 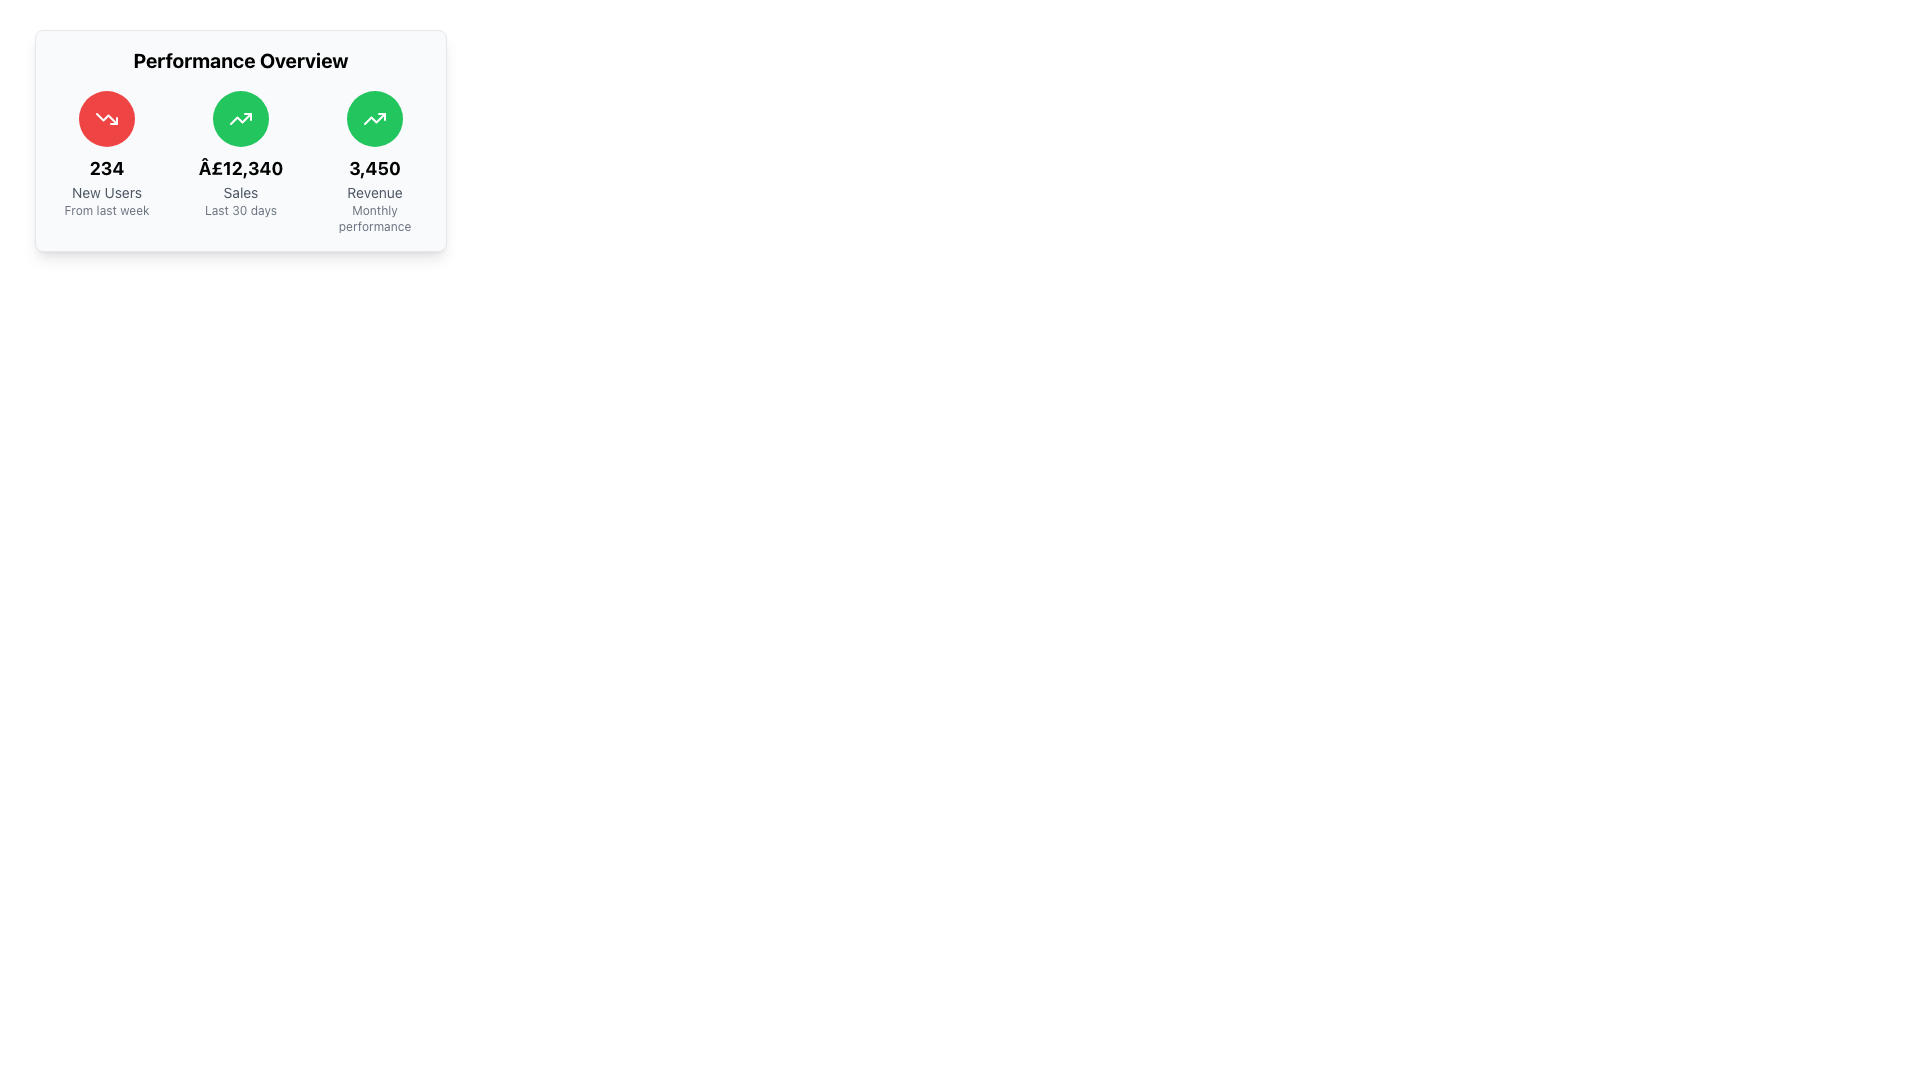 I want to click on the Static Text Display element showing the value '3,450', which is styled in bold and positioned centrally below a green circular icon and above the caption 'Revenue', so click(x=374, y=168).